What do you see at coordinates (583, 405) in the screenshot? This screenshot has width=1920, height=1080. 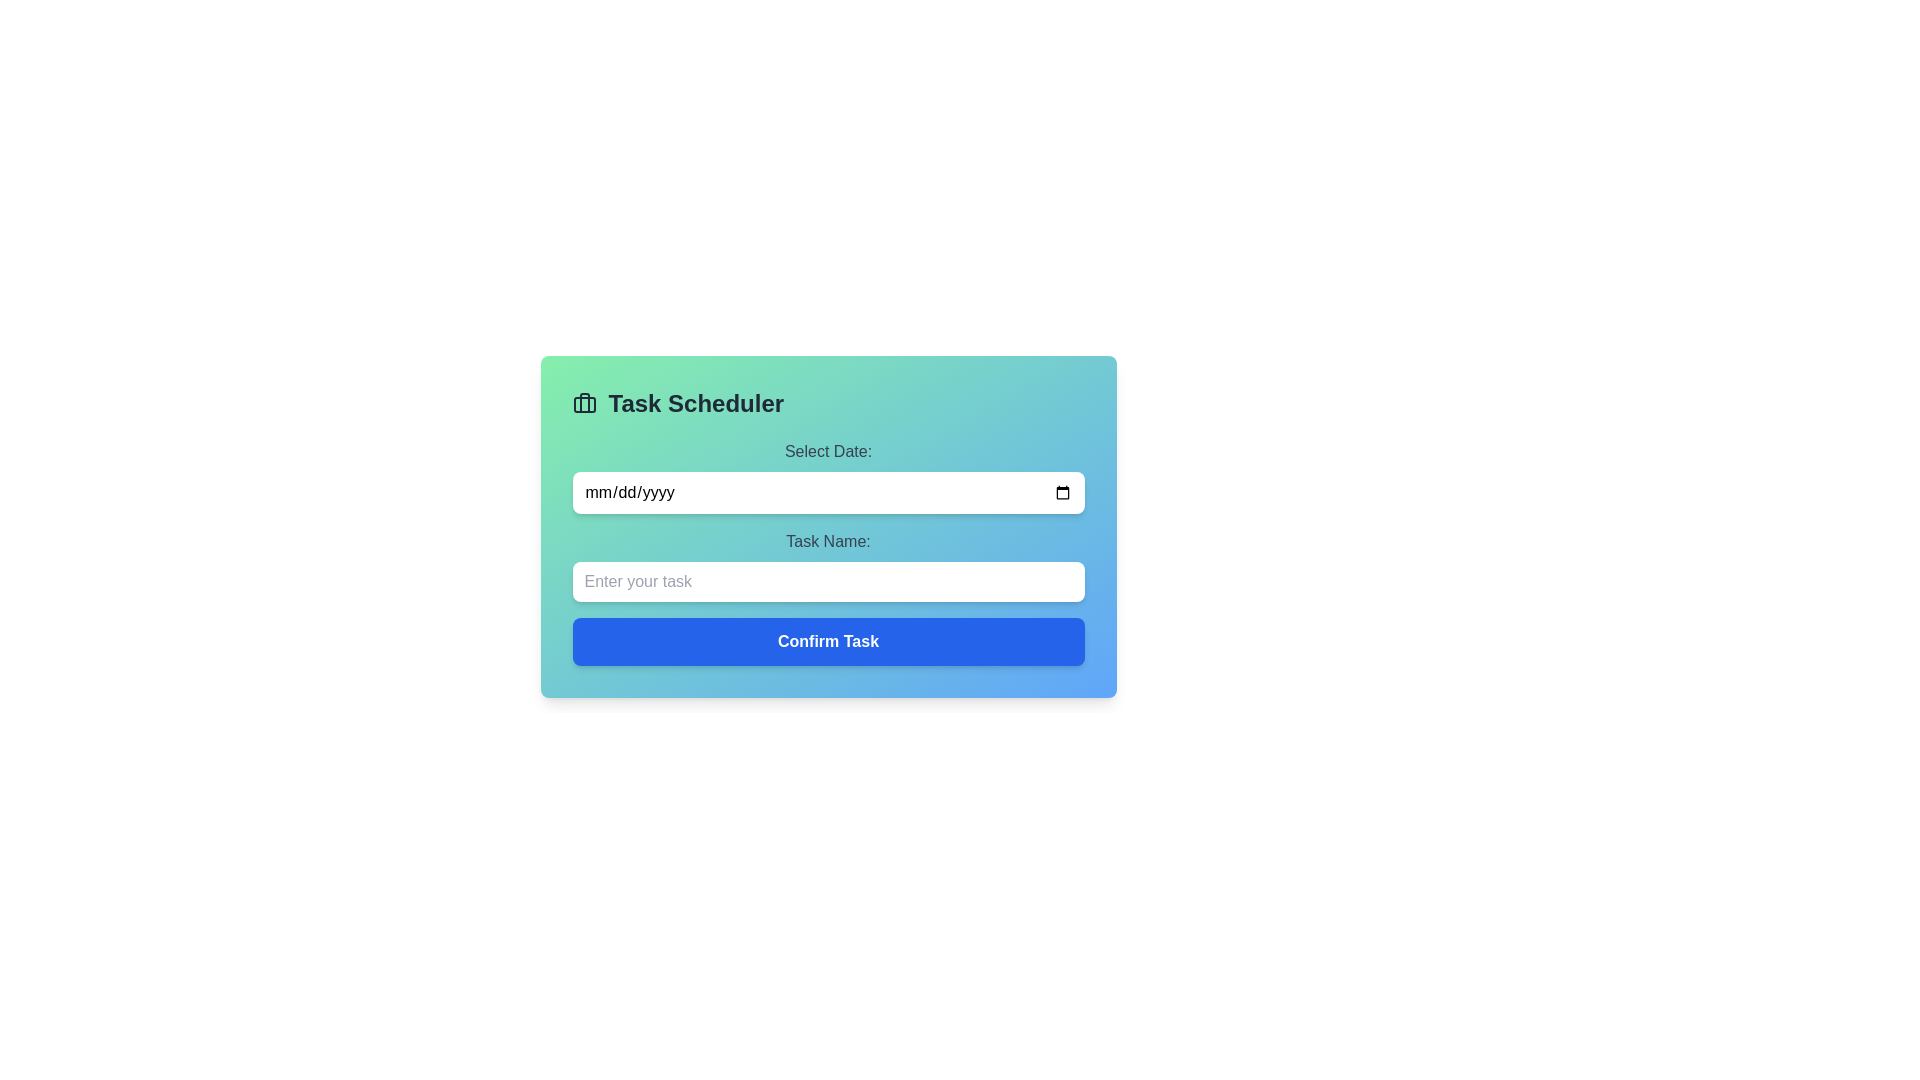 I see `the SVG rectangle that visually suggests a compartment within the briefcase icon, located slightly to the left of the 'Task Scheduler' heading` at bounding box center [583, 405].